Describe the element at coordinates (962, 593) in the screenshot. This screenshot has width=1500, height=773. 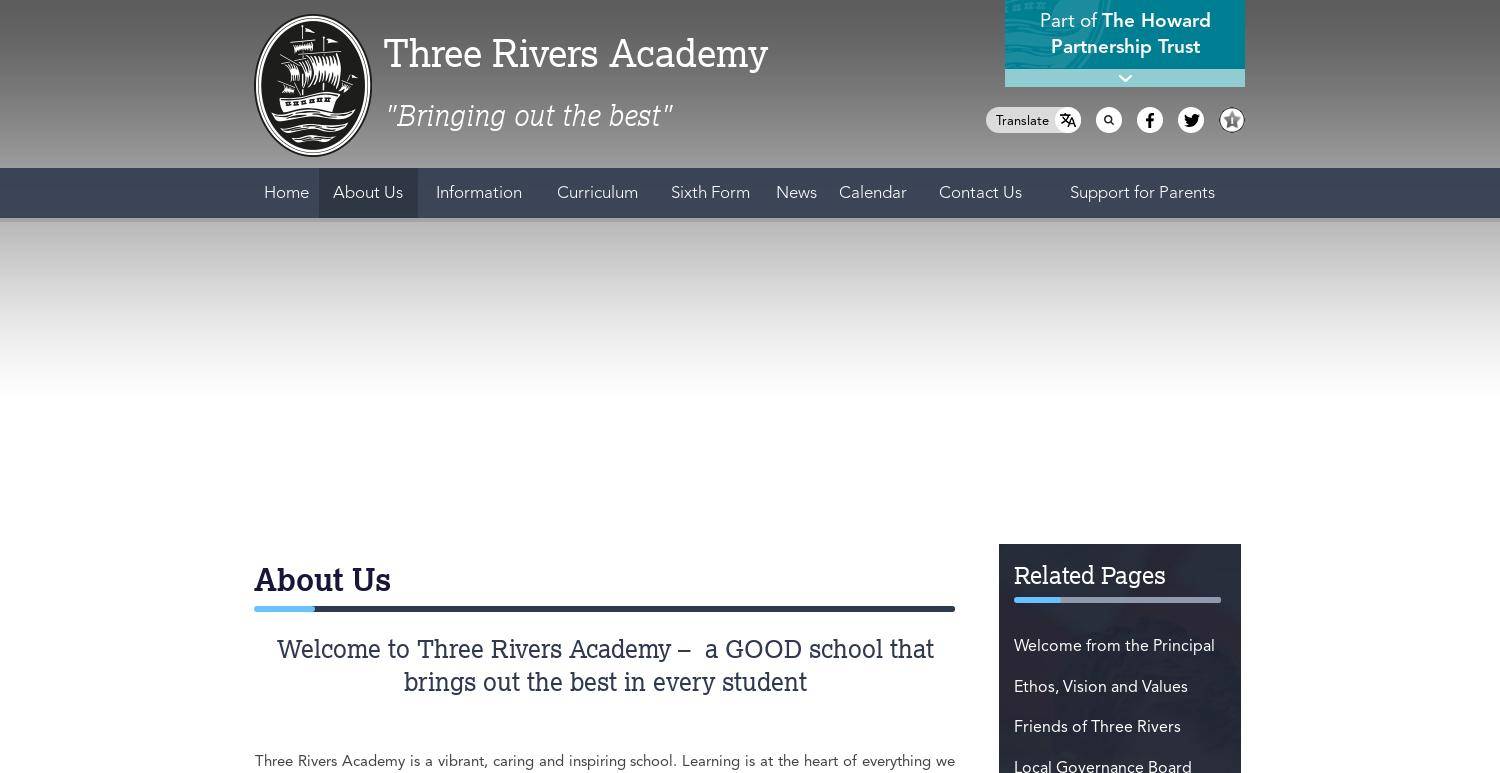
I see `'PGCE could be for you.'` at that location.